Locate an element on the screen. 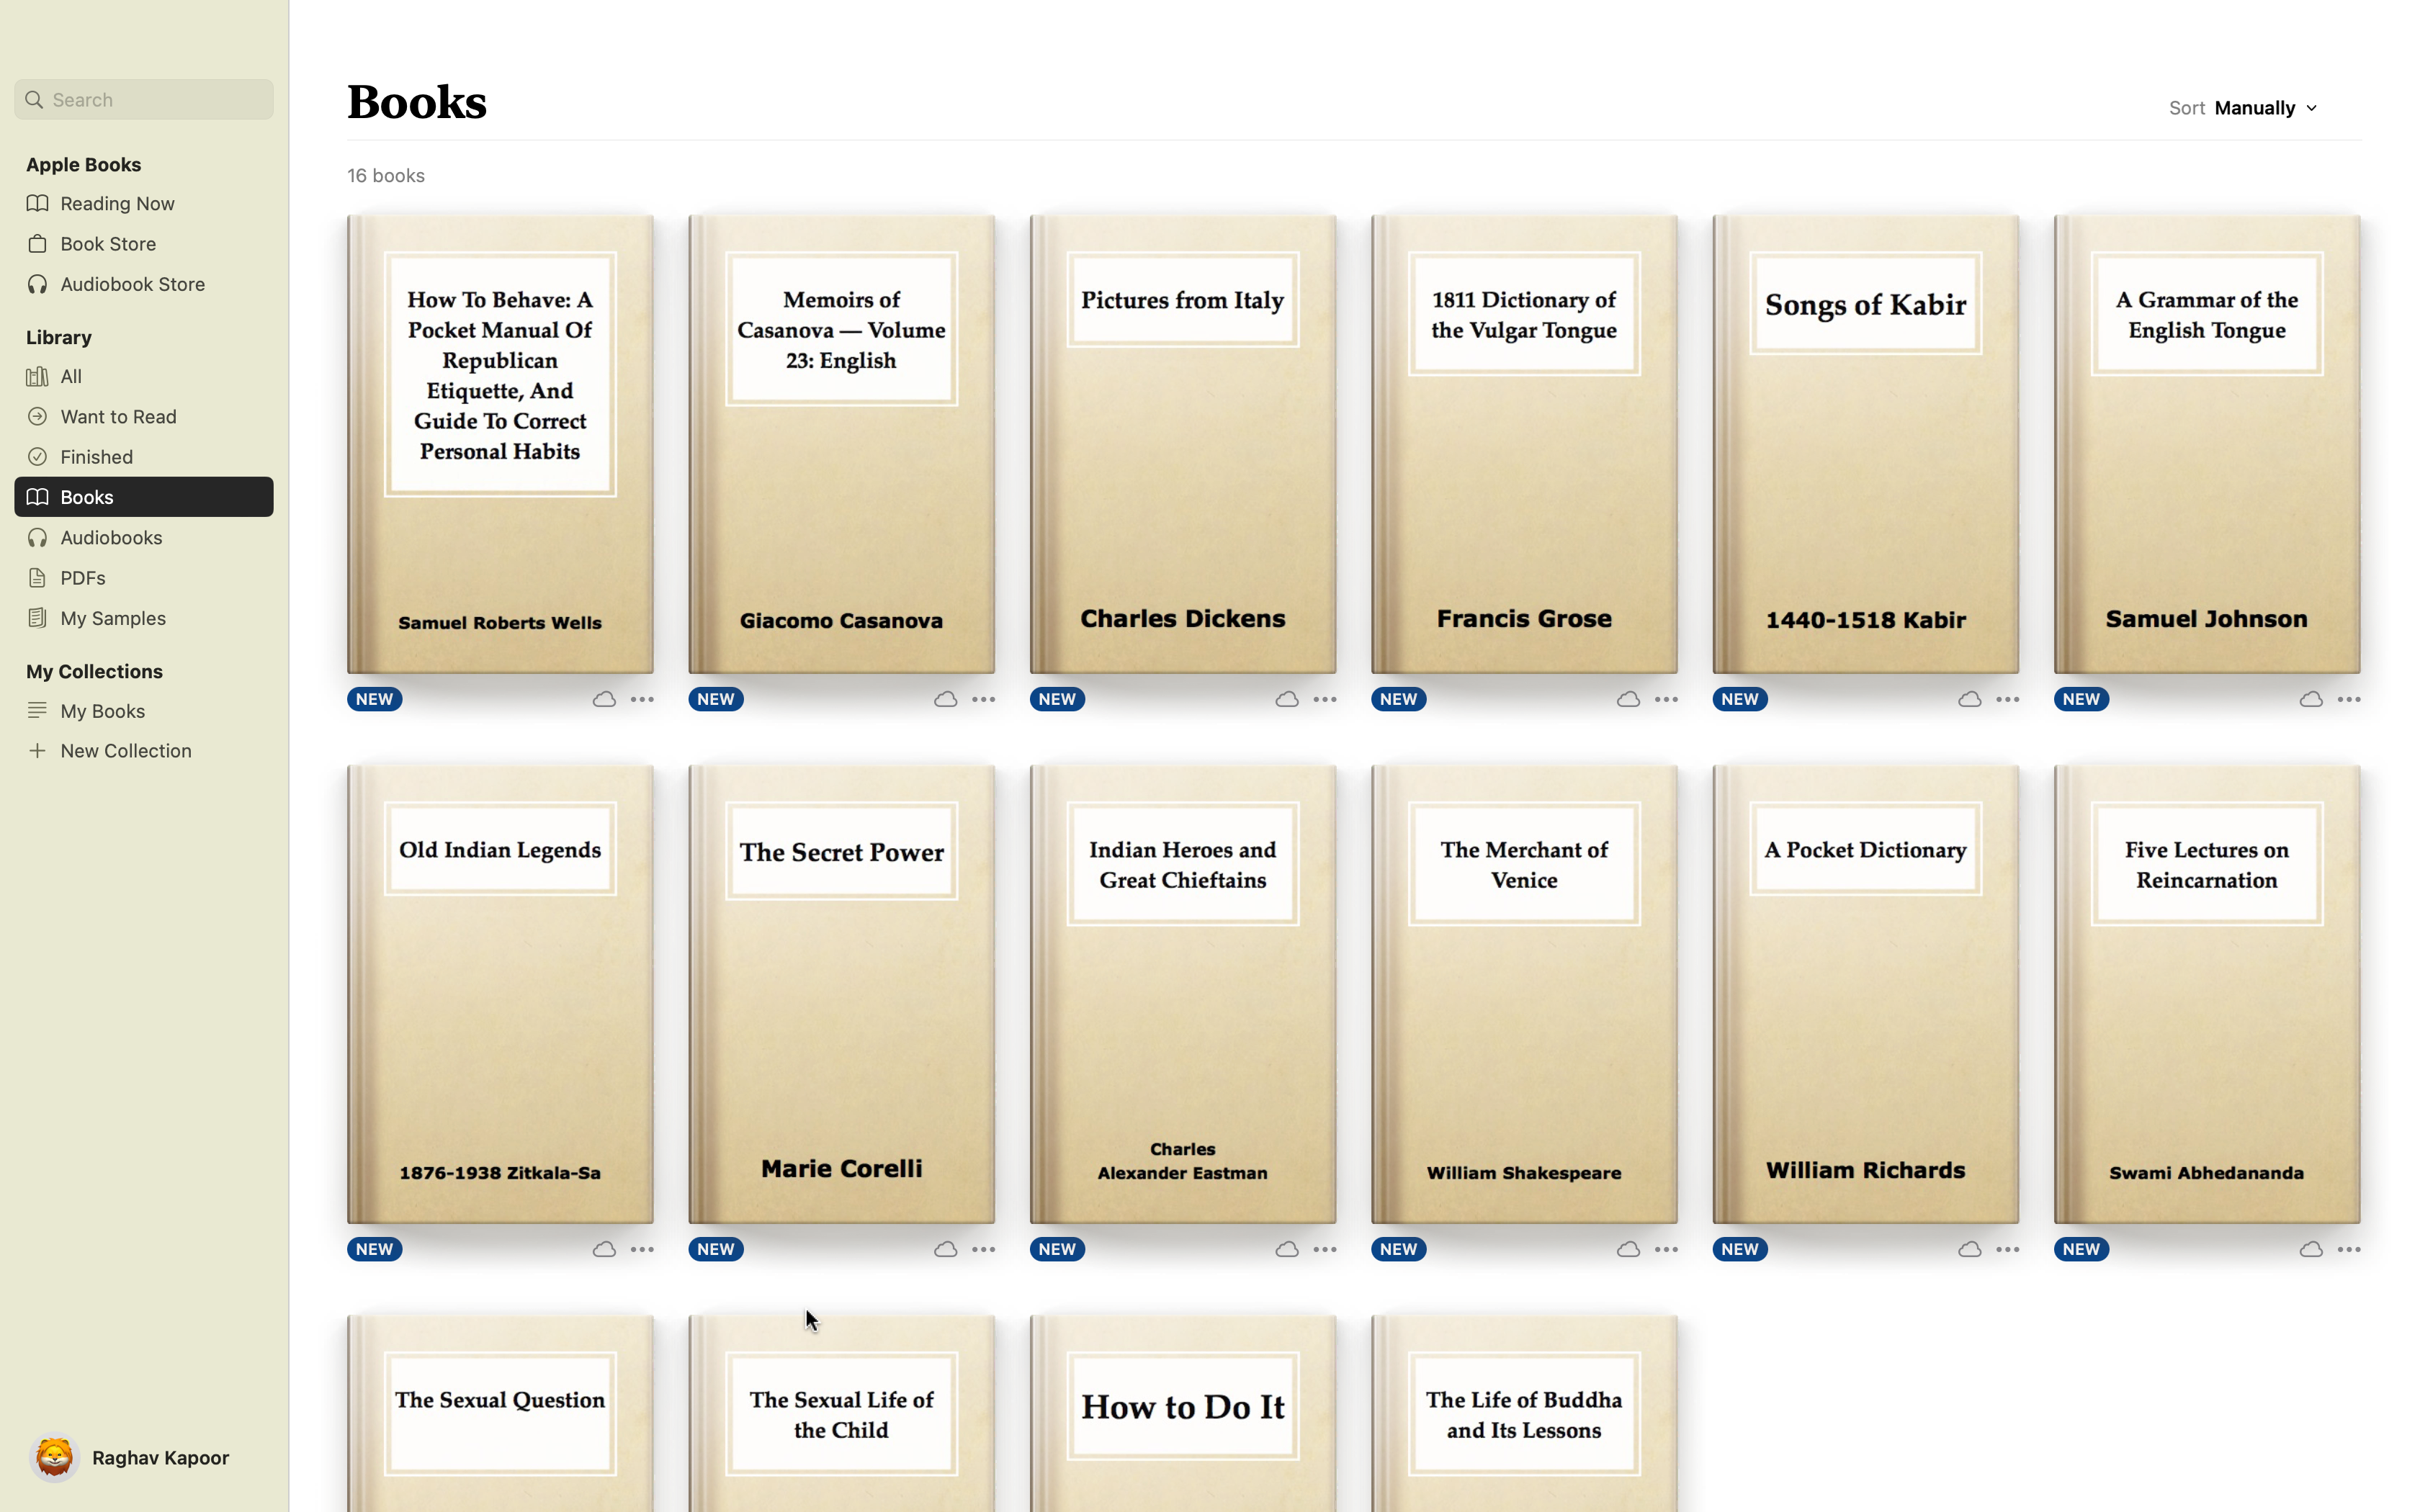 The image size is (2420, 1512). Sort the book titles in List View is located at coordinates (2269, 111).